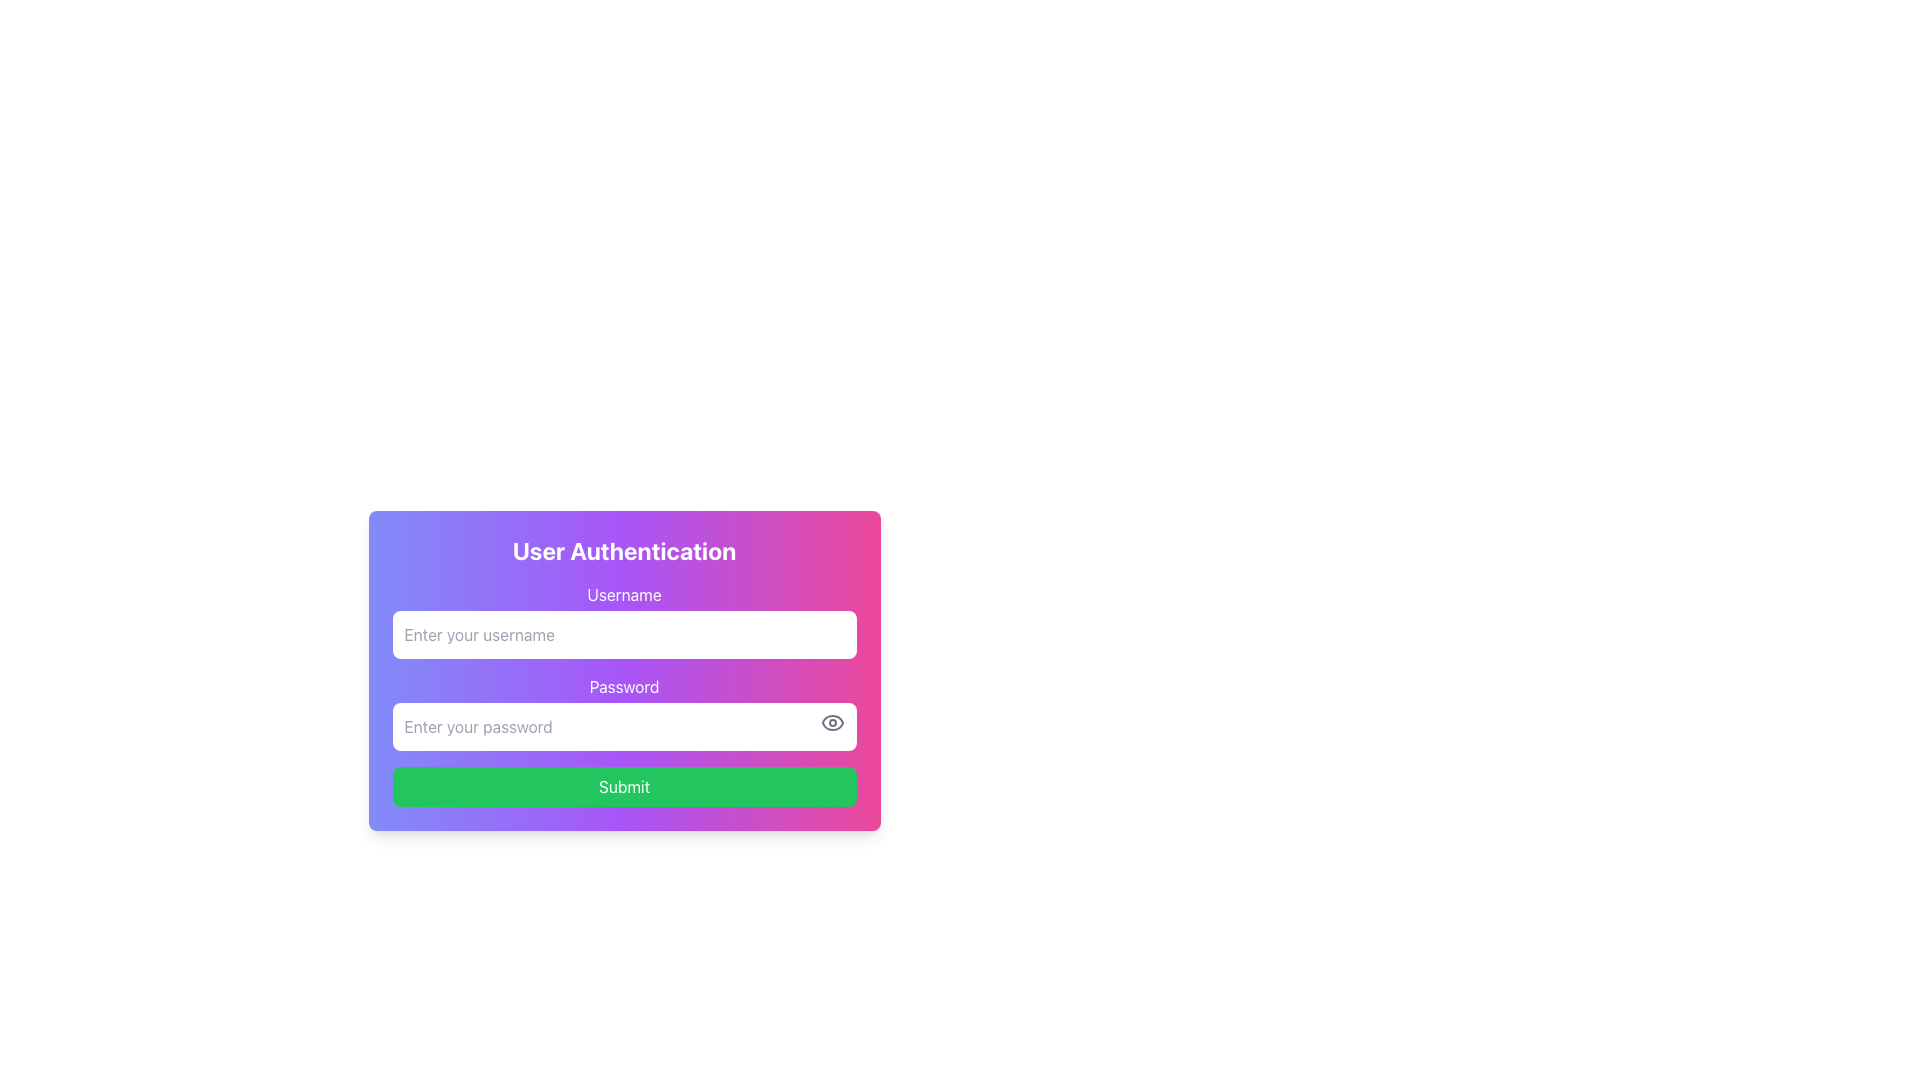 Image resolution: width=1920 pixels, height=1080 pixels. Describe the element at coordinates (623, 722) in the screenshot. I see `the password input field to type a password, which is the second input field below the 'Username' field and above the 'Submit' button` at that location.